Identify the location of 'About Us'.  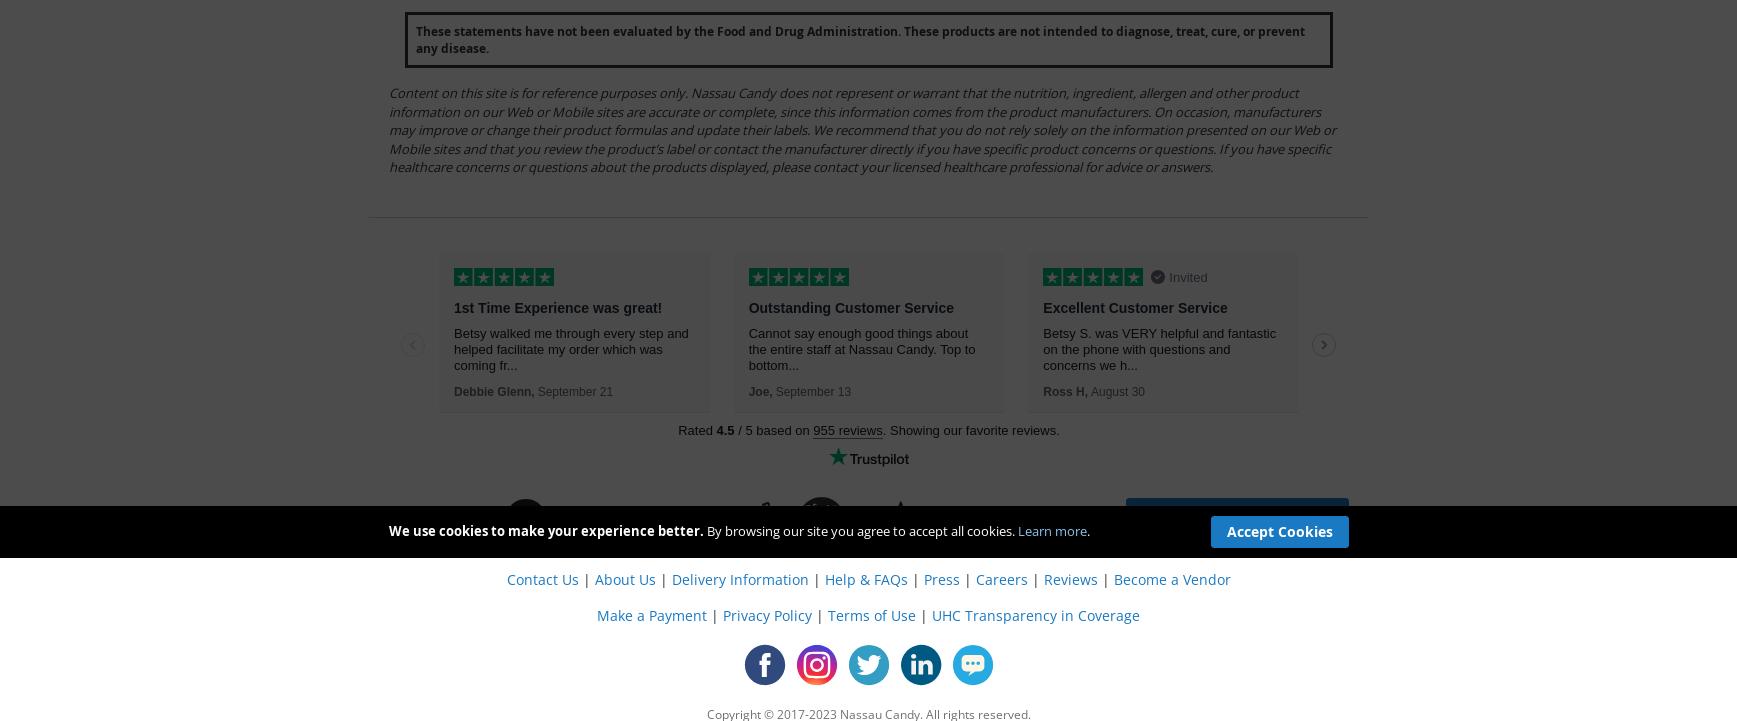
(623, 577).